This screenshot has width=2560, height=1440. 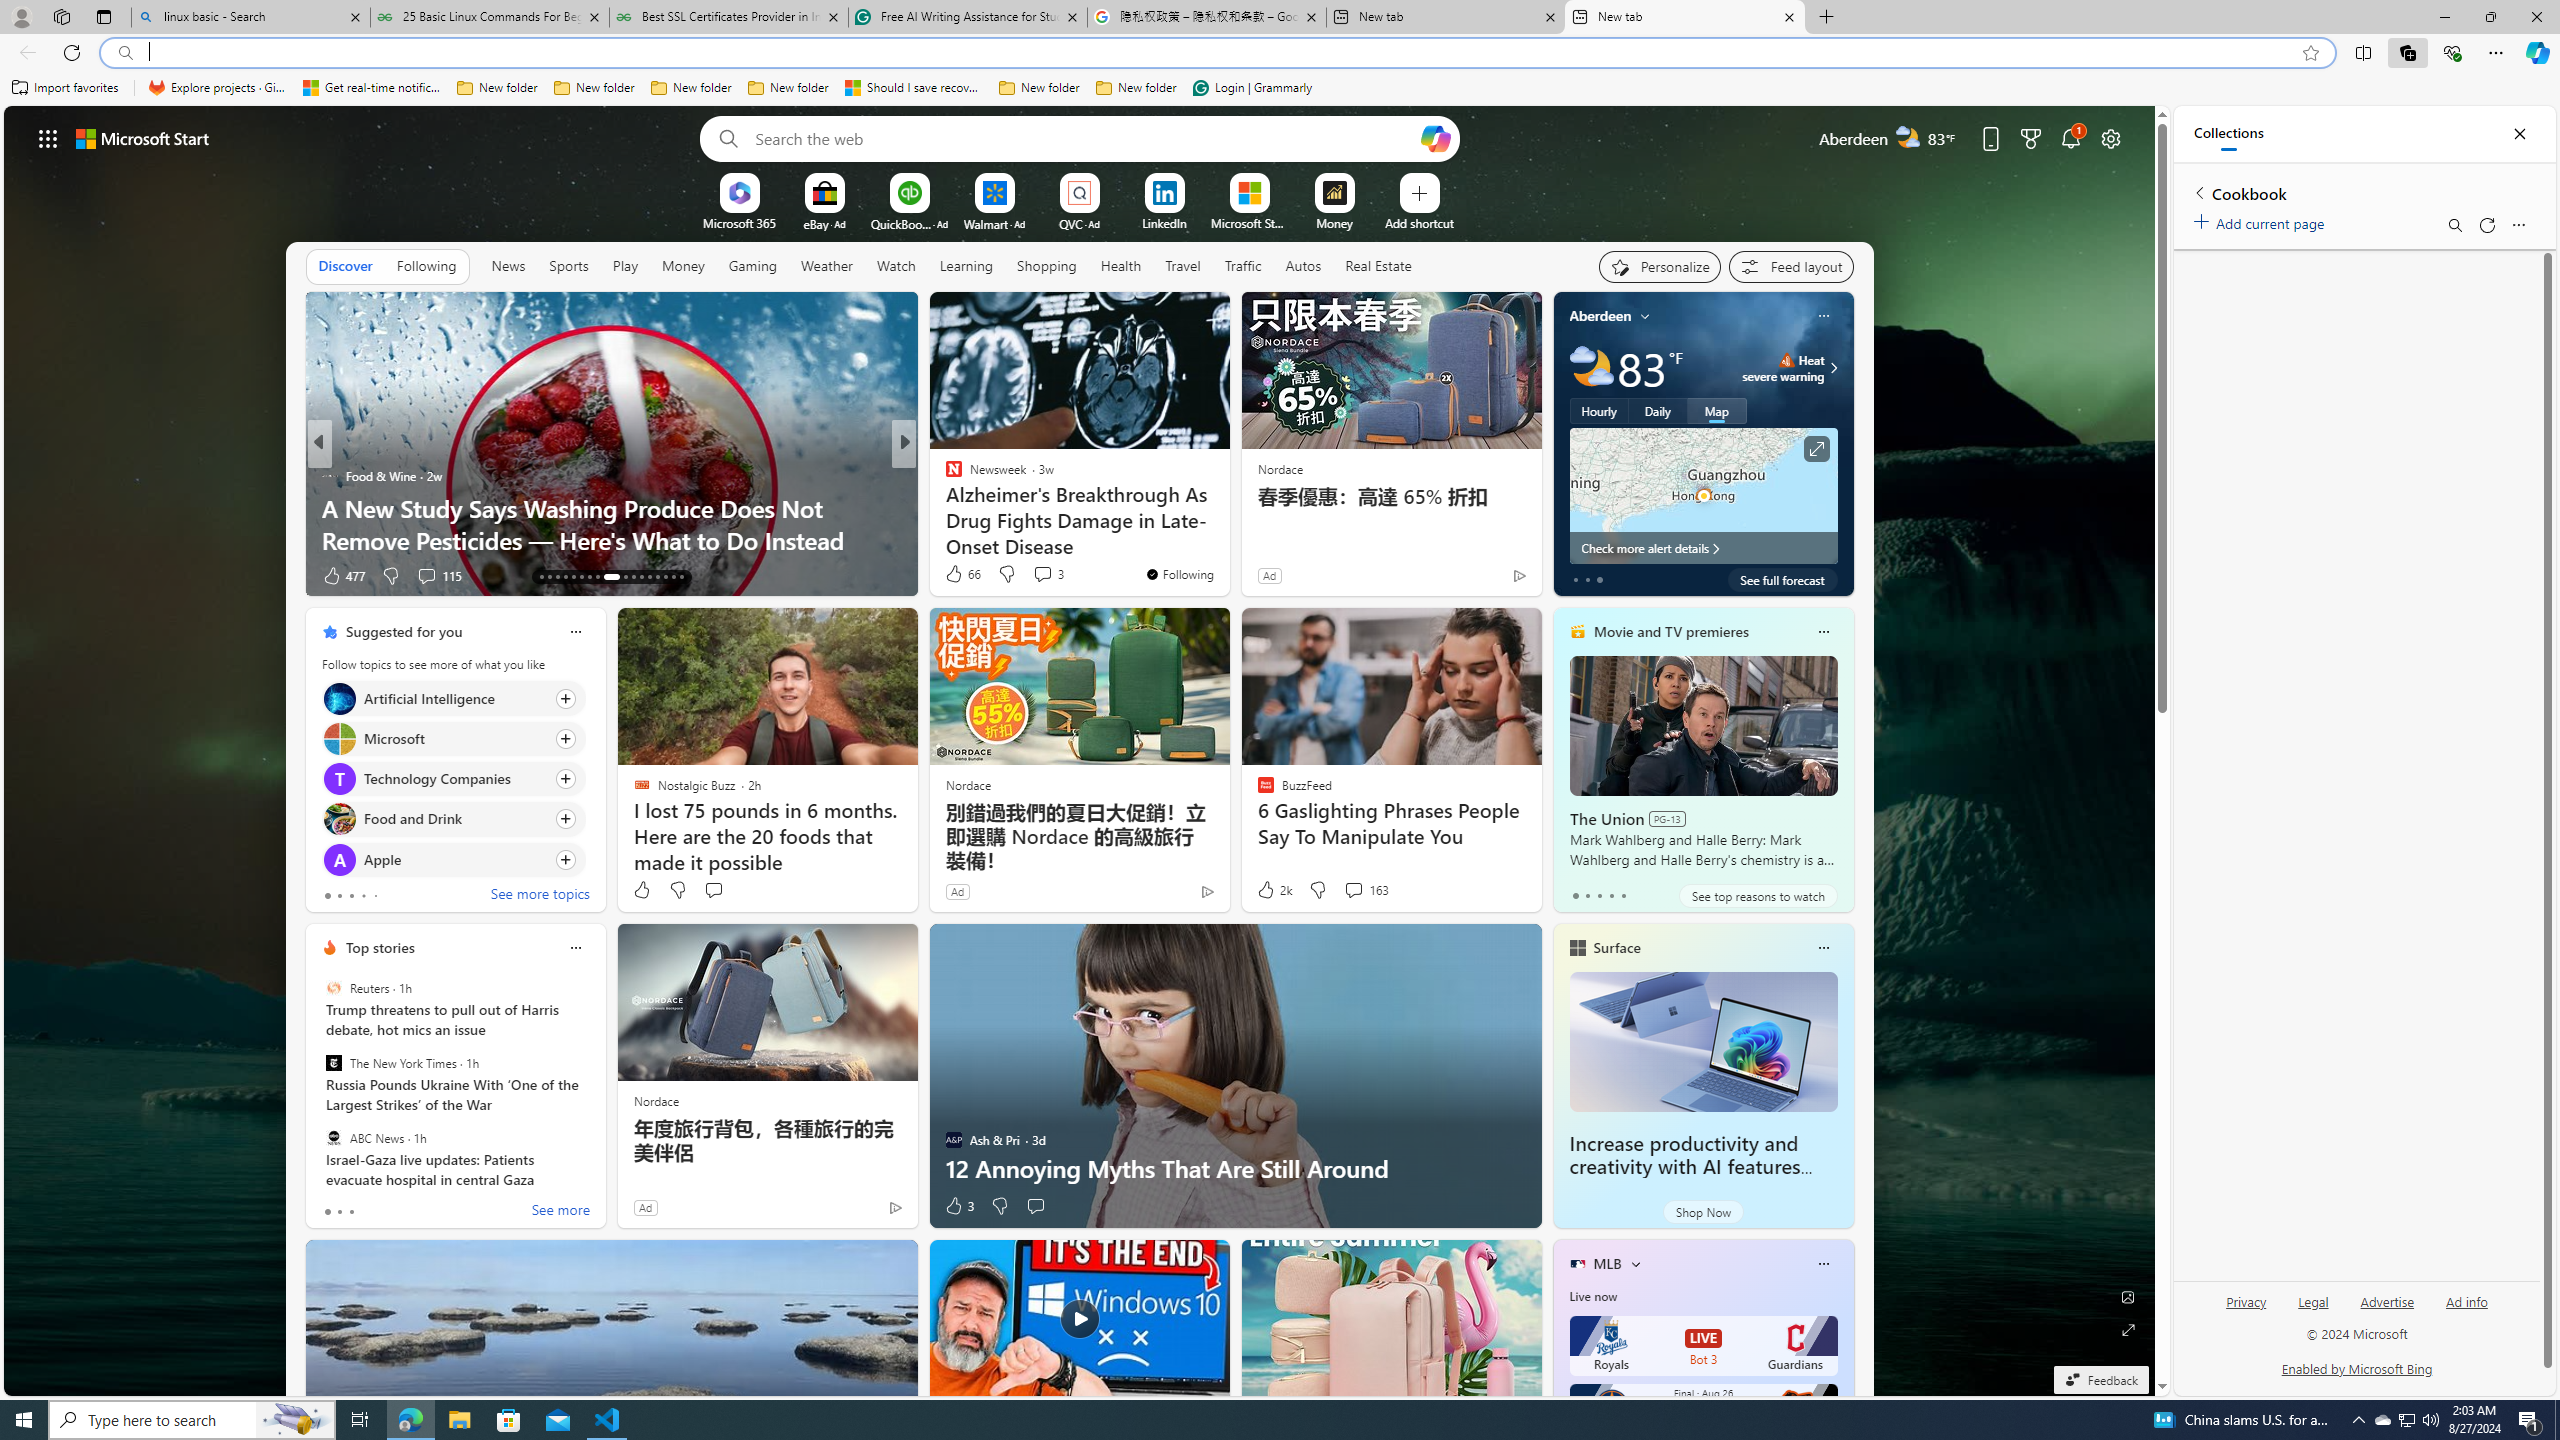 I want to click on 'Microsoft rewards', so click(x=2030, y=137).